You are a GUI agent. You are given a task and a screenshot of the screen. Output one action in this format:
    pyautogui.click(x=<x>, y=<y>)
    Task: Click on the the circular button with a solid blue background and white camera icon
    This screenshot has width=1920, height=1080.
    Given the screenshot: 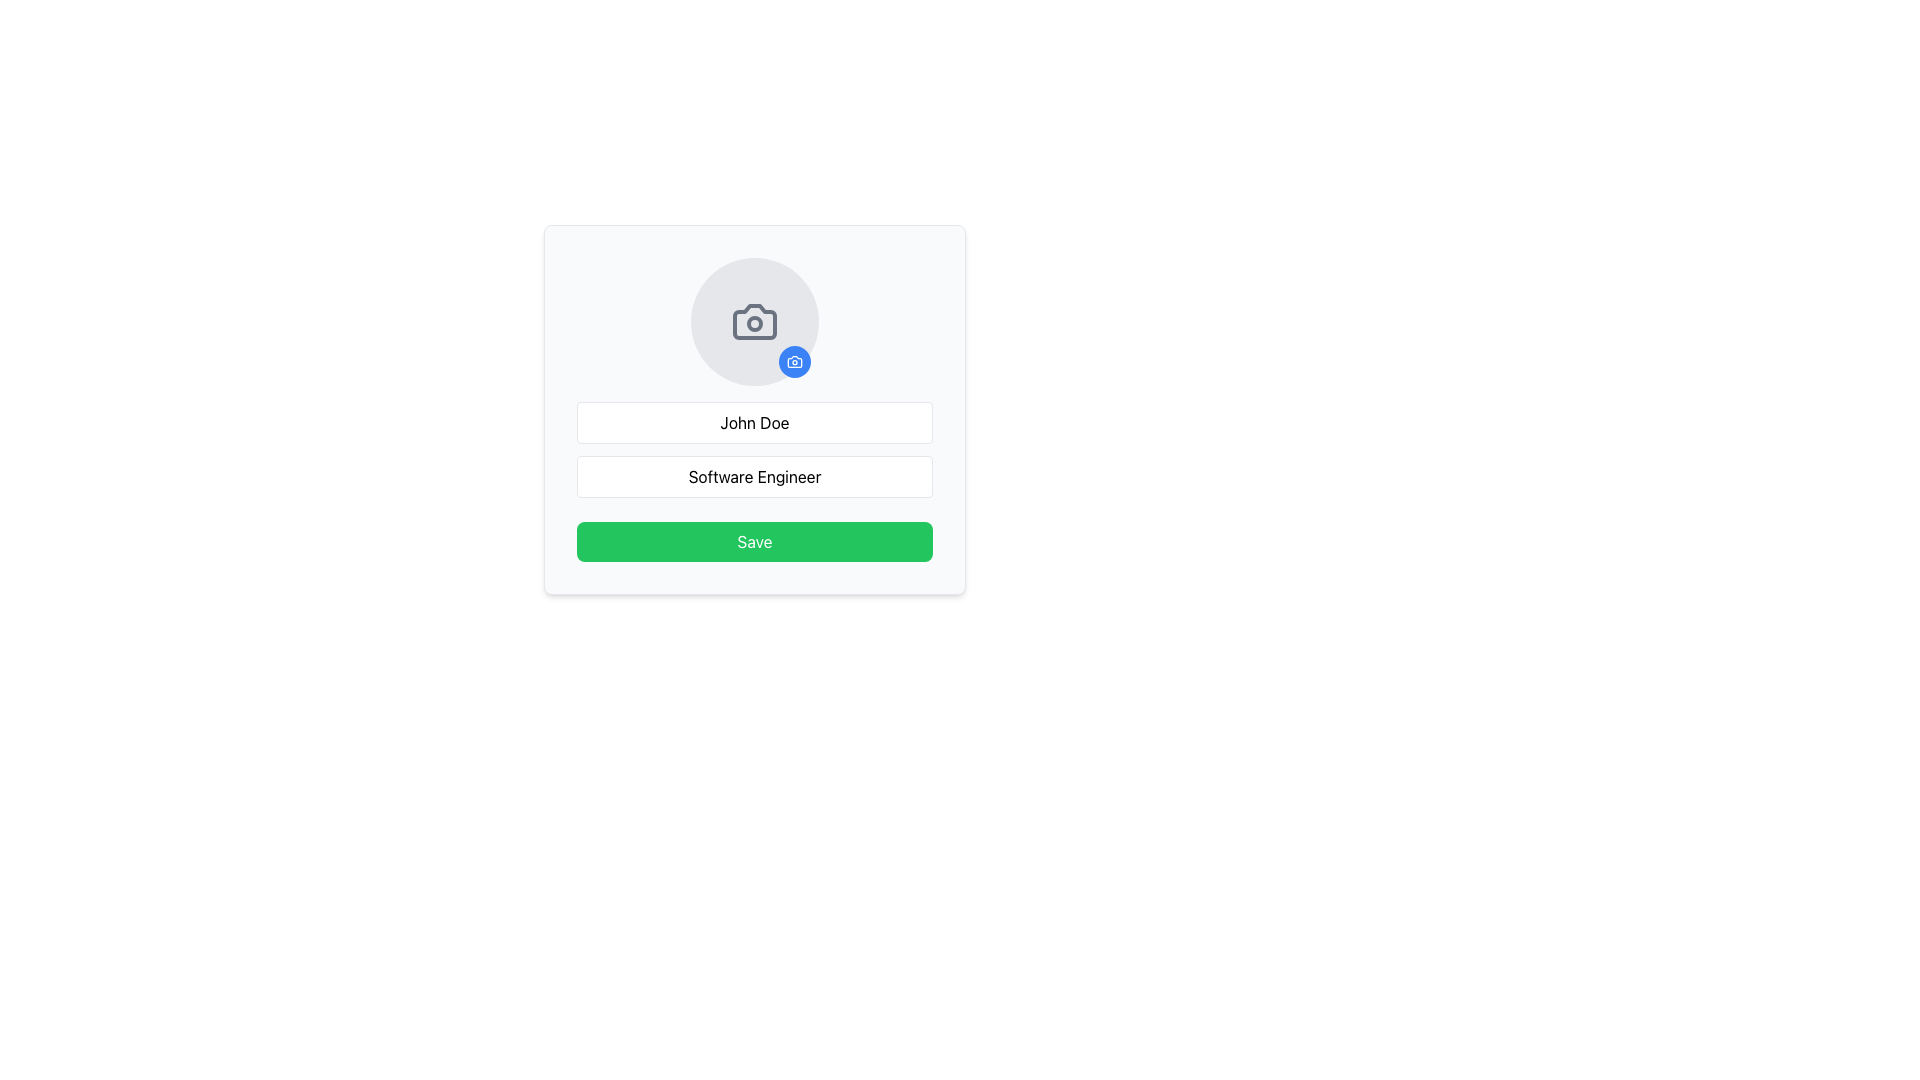 What is the action you would take?
    pyautogui.click(x=794, y=362)
    